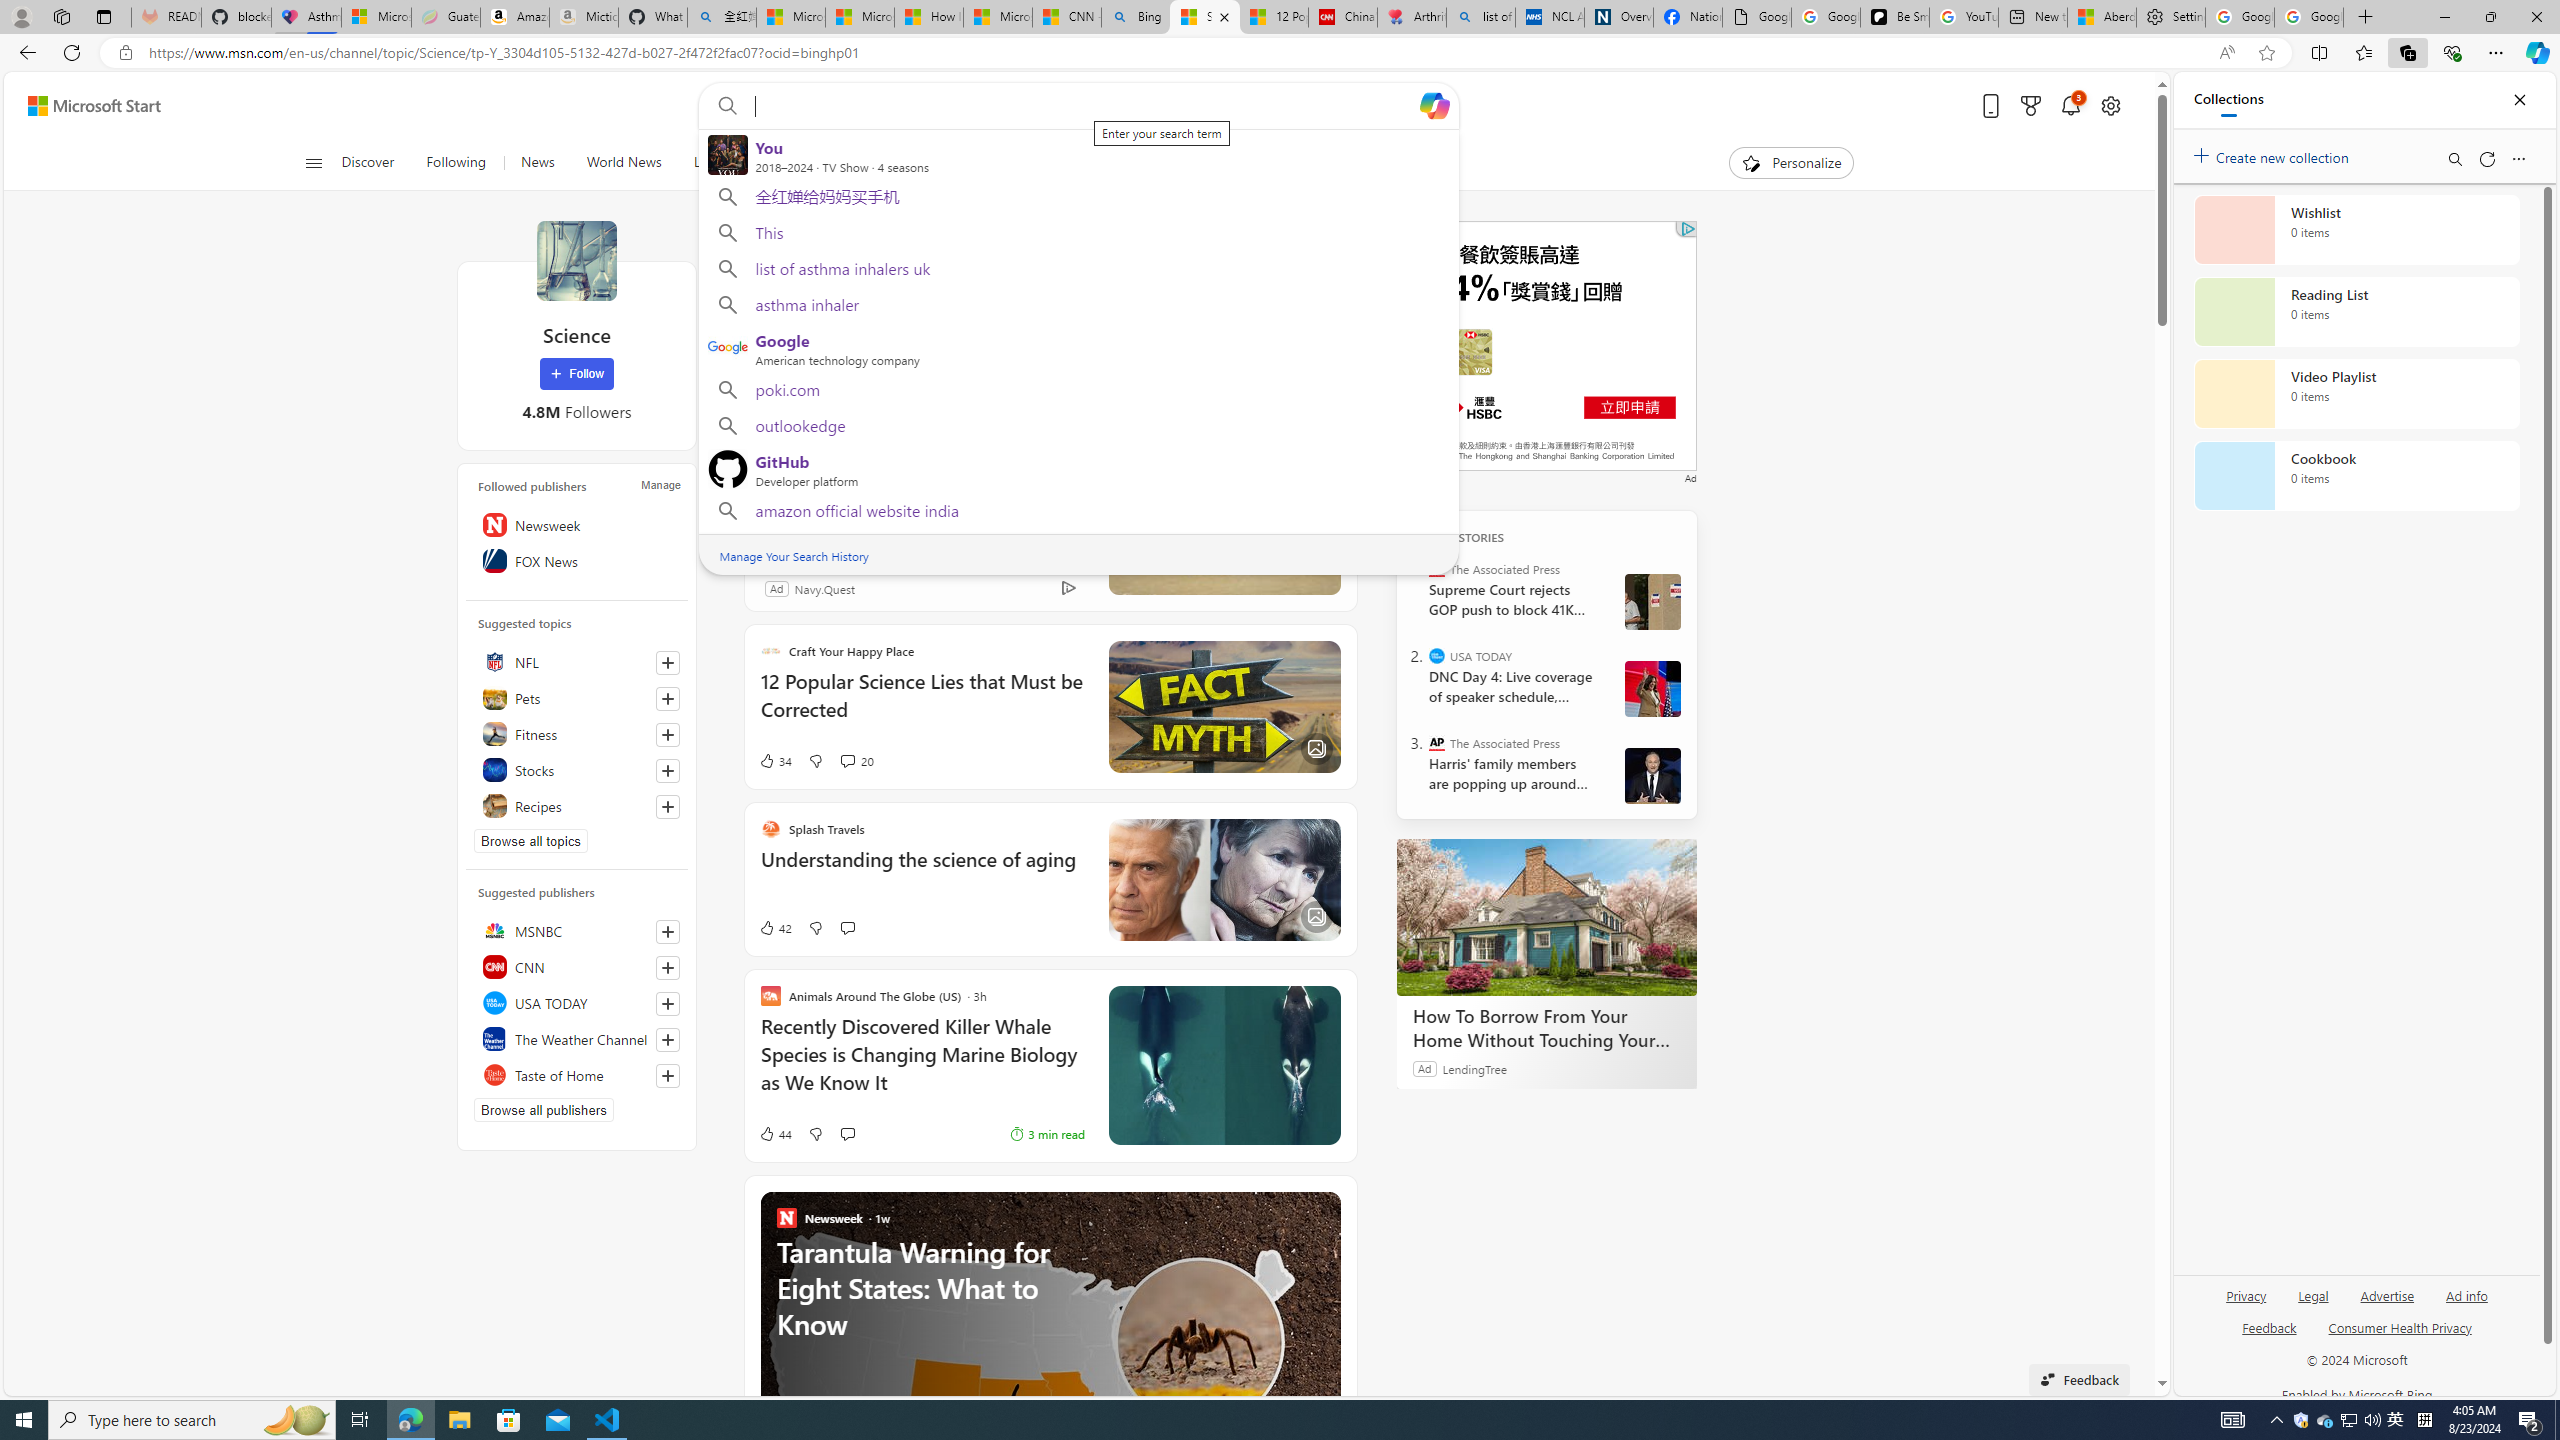 The width and height of the screenshot is (2560, 1440). What do you see at coordinates (2100, 16) in the screenshot?
I see `'Aberdeen, Hong Kong SAR hourly forecast | Microsoft Weather'` at bounding box center [2100, 16].